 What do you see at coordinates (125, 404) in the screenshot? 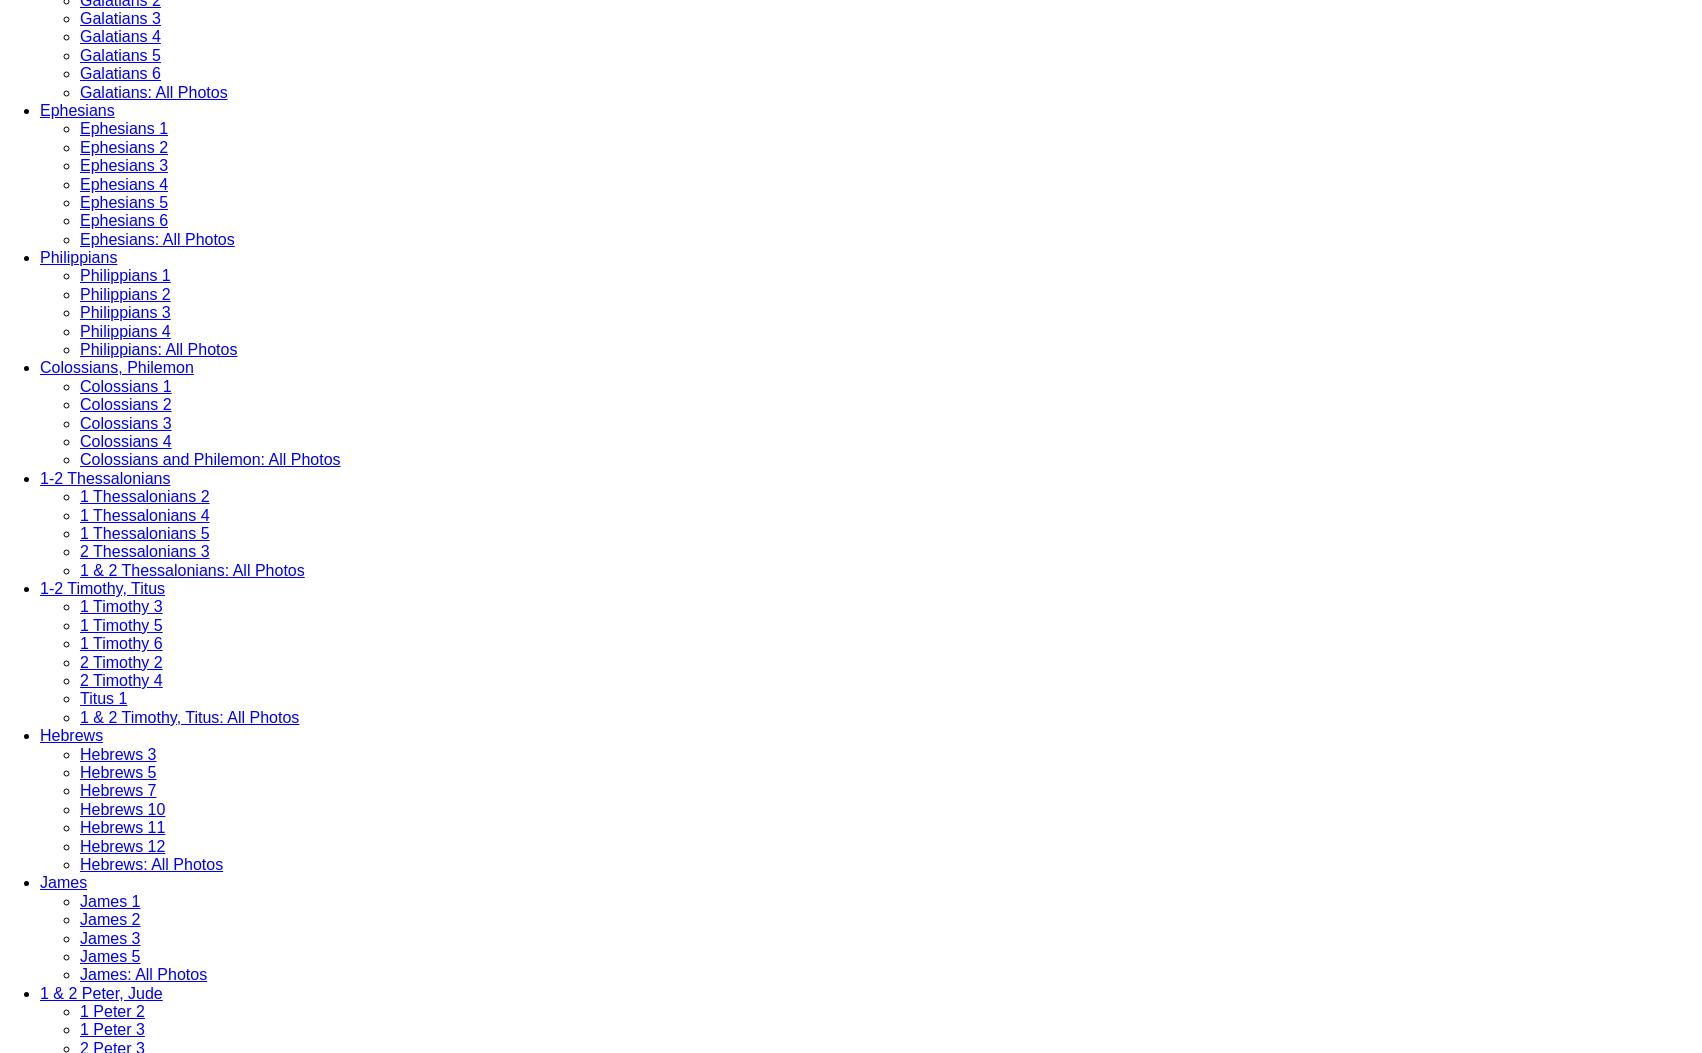
I see `'Colossians 2'` at bounding box center [125, 404].